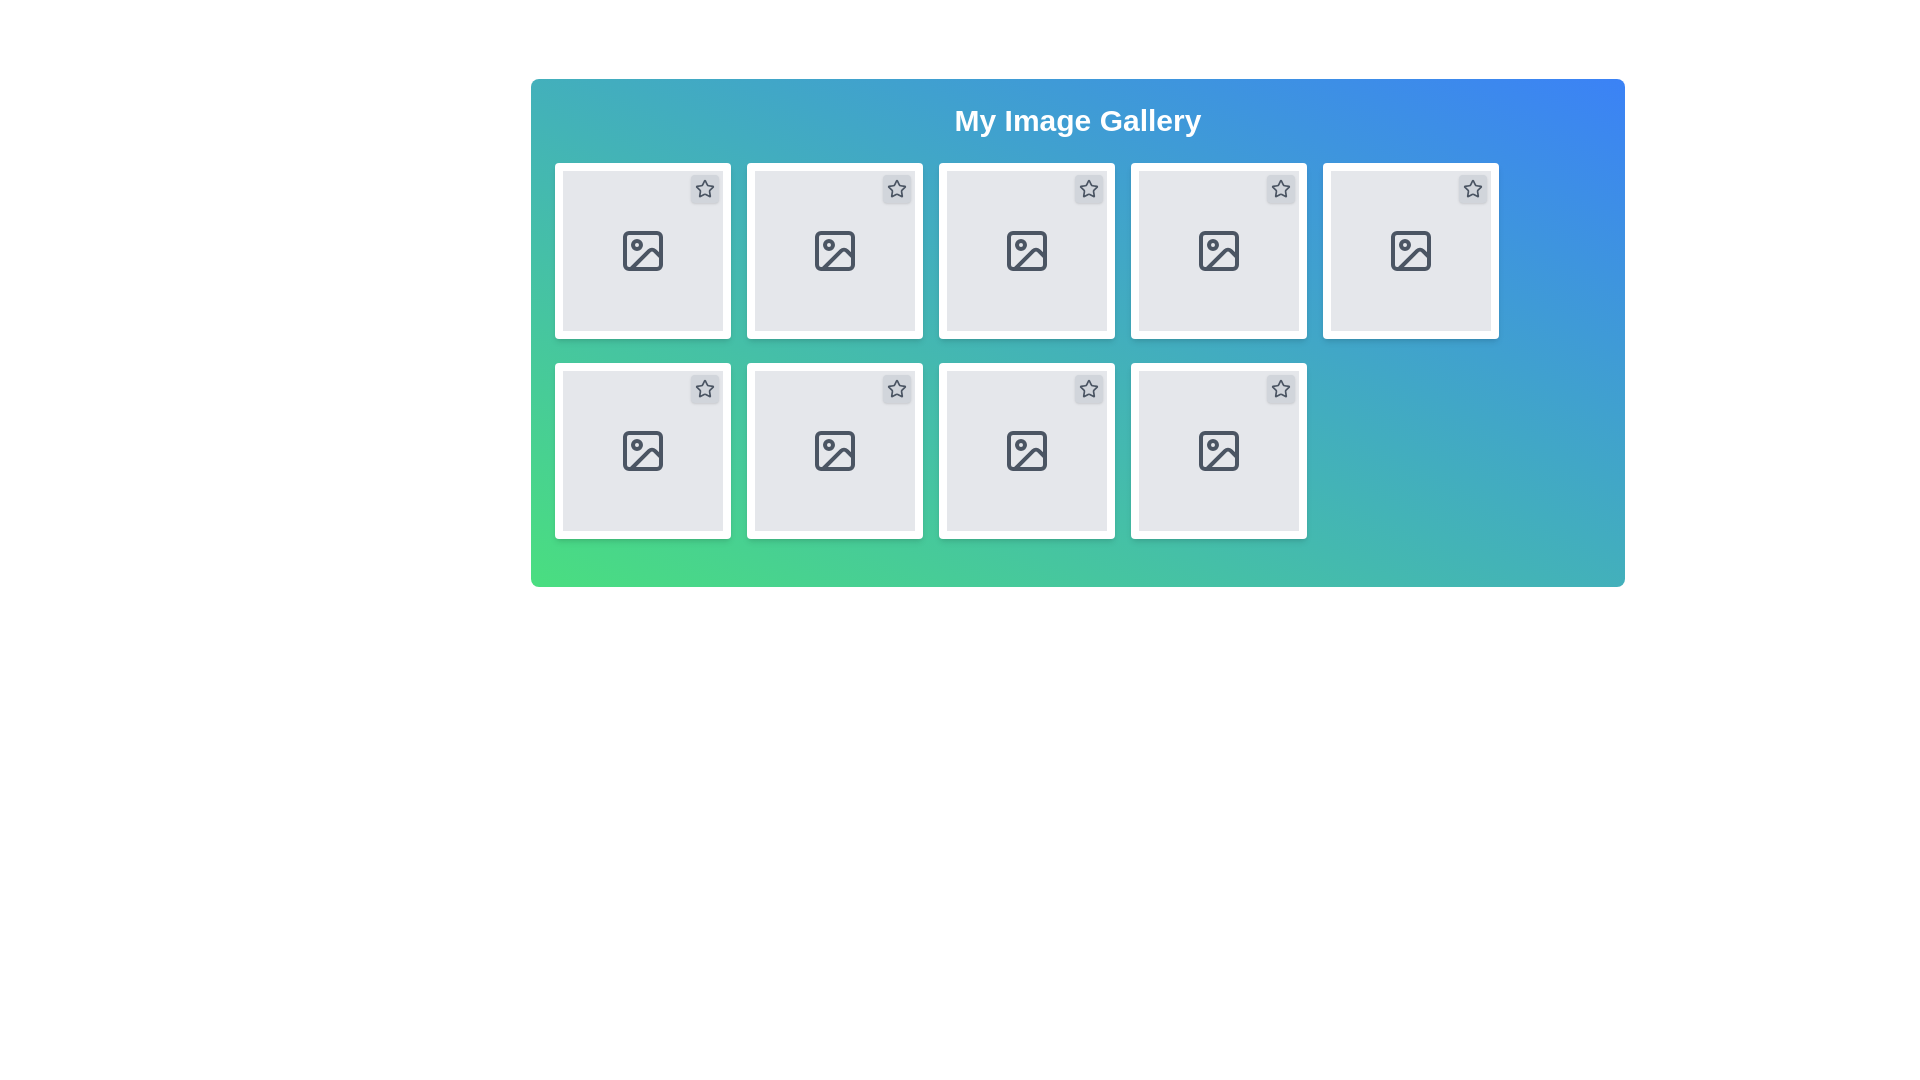  Describe the element at coordinates (643, 249) in the screenshot. I see `the center of the SVG icon resembling a generic image placeholder located in the top-left grid item of the 'My Image Gallery' section` at that location.